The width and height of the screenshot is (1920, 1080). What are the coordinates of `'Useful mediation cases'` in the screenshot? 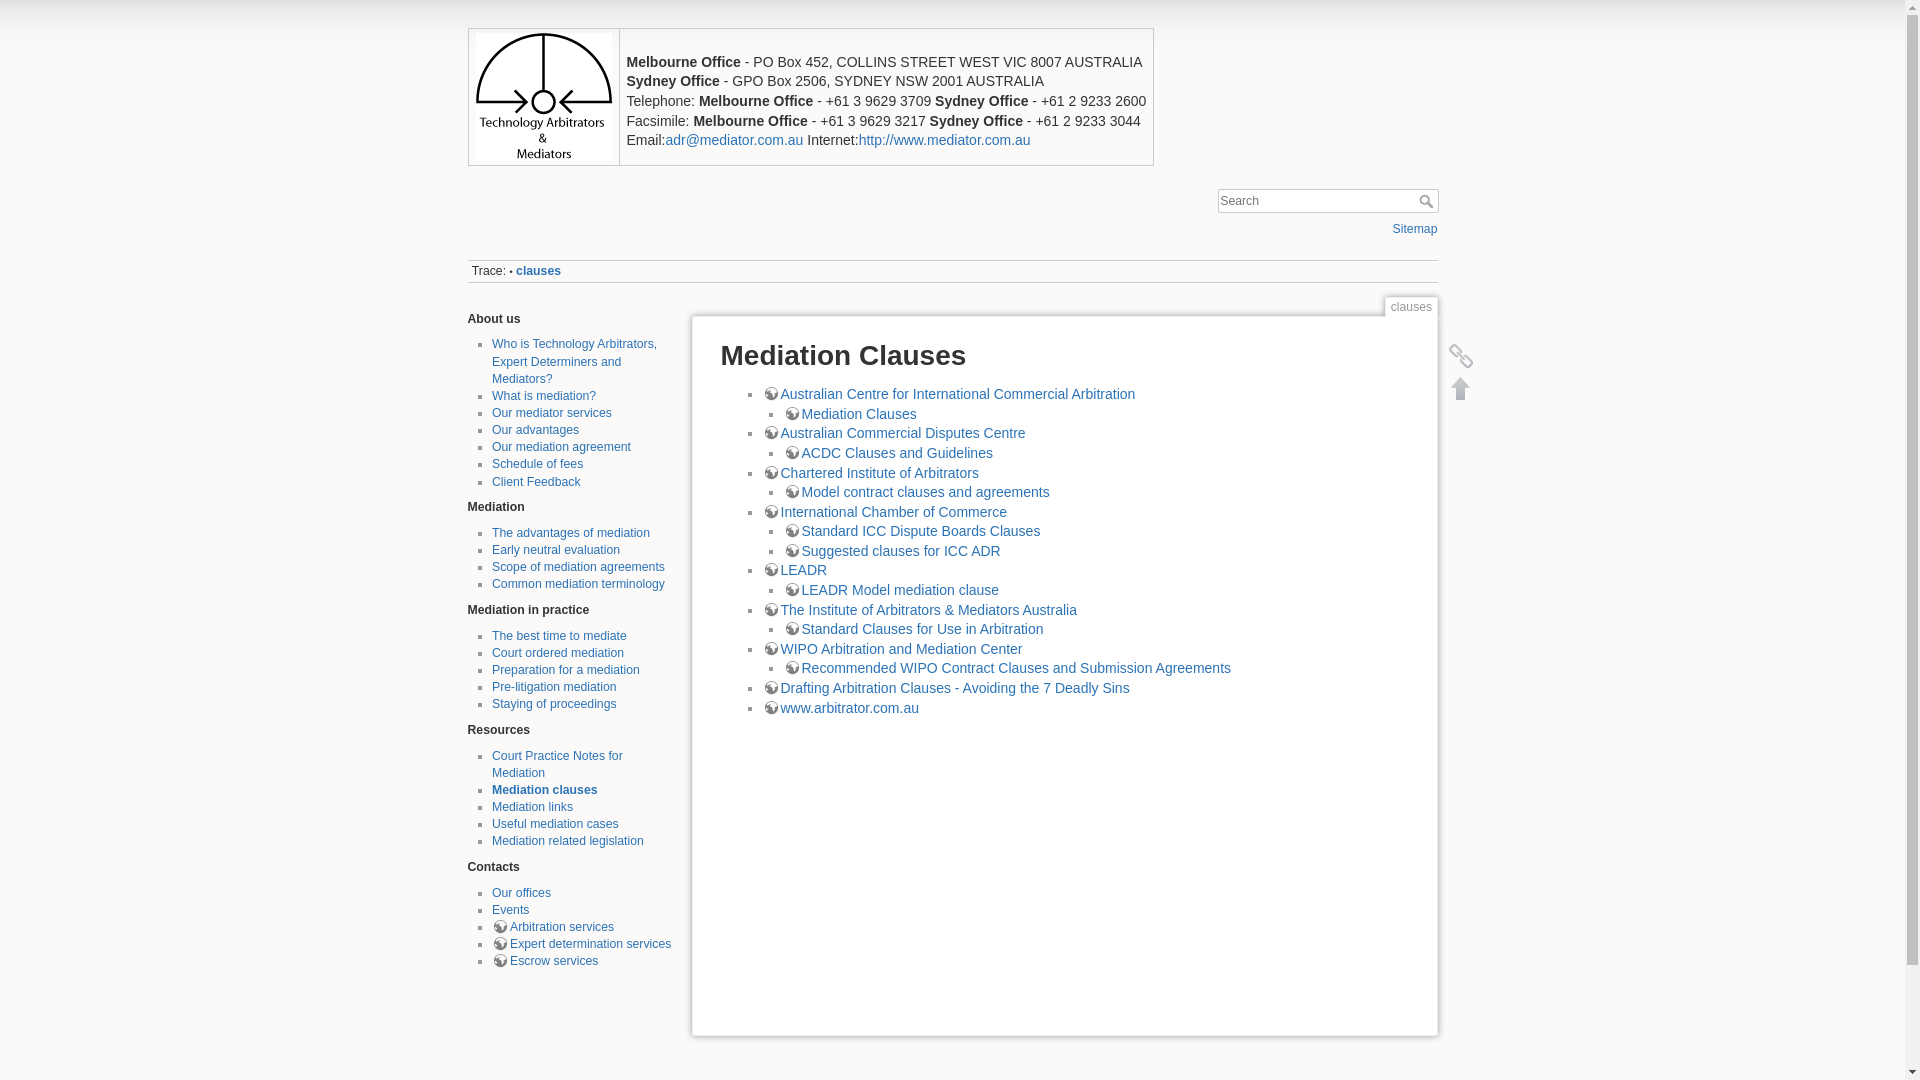 It's located at (491, 824).